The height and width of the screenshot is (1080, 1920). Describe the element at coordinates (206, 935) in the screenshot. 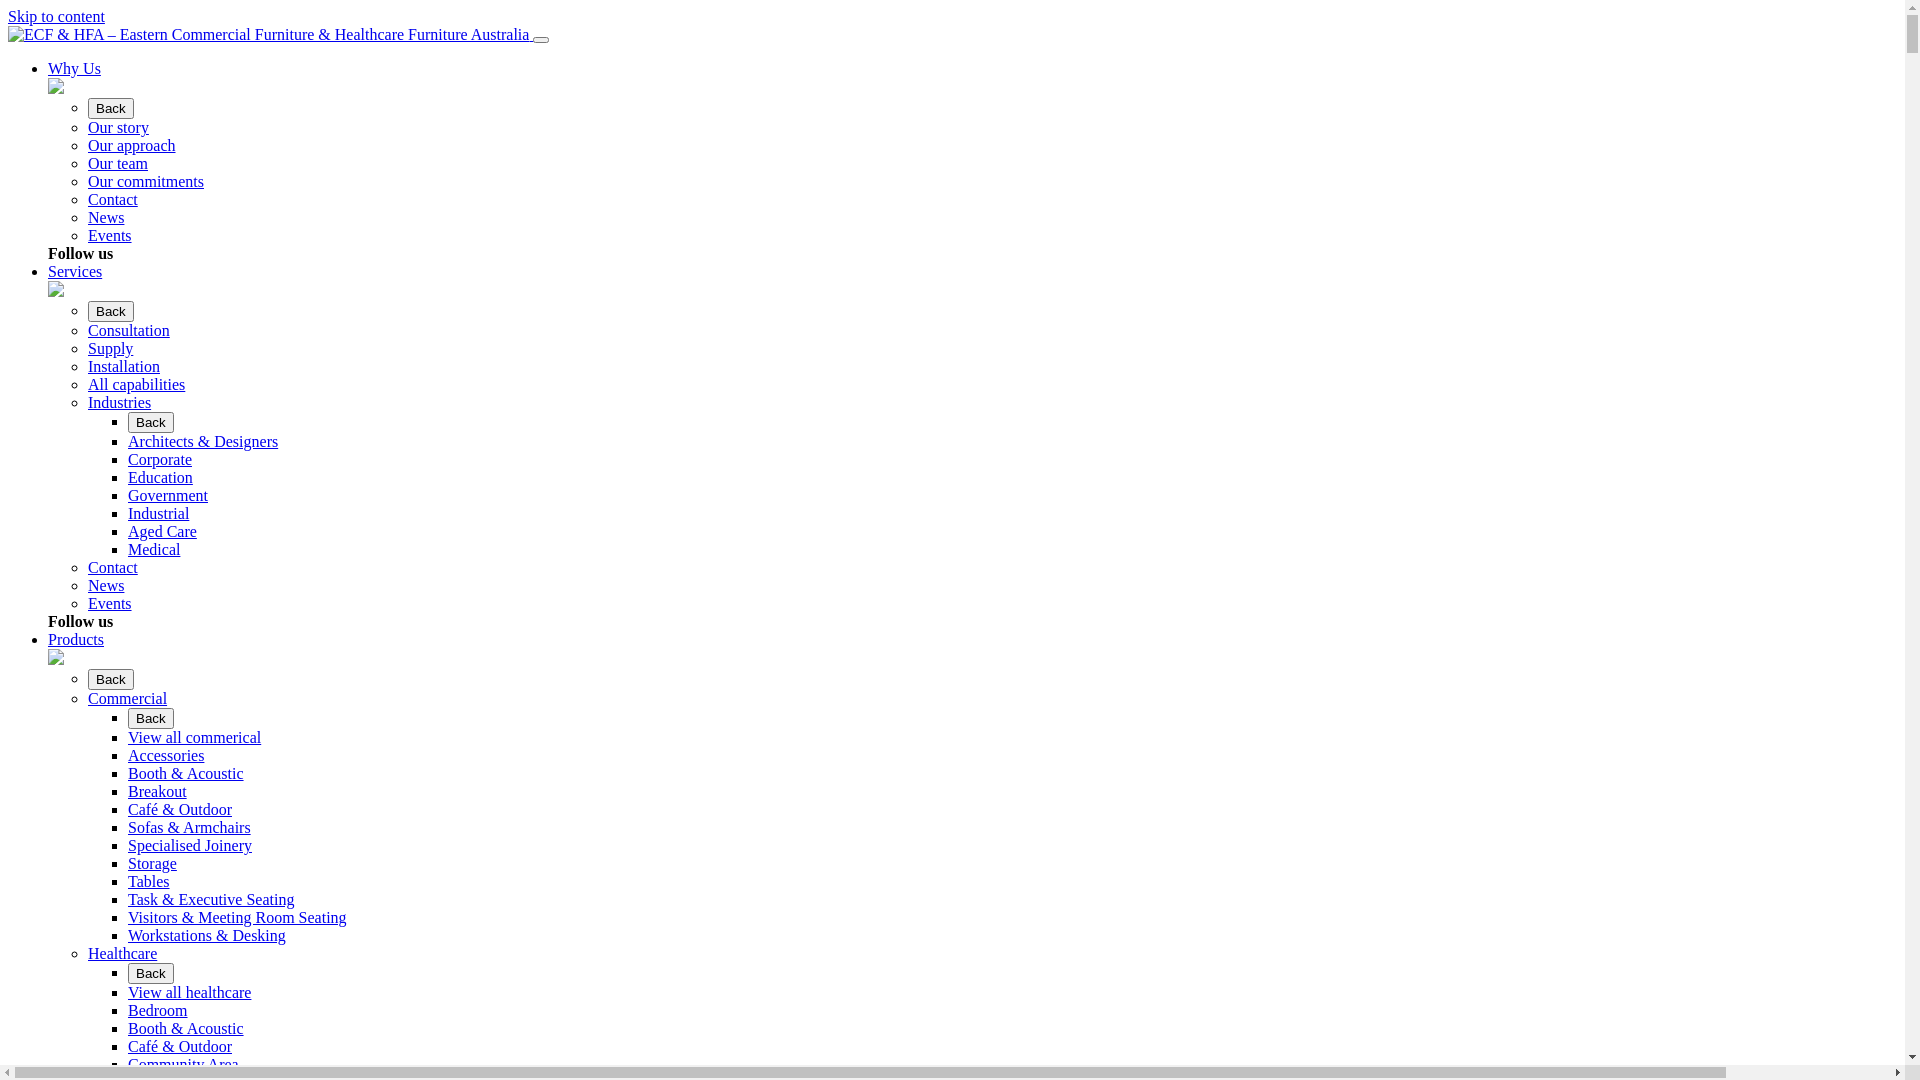

I see `'Workstations & Desking'` at that location.